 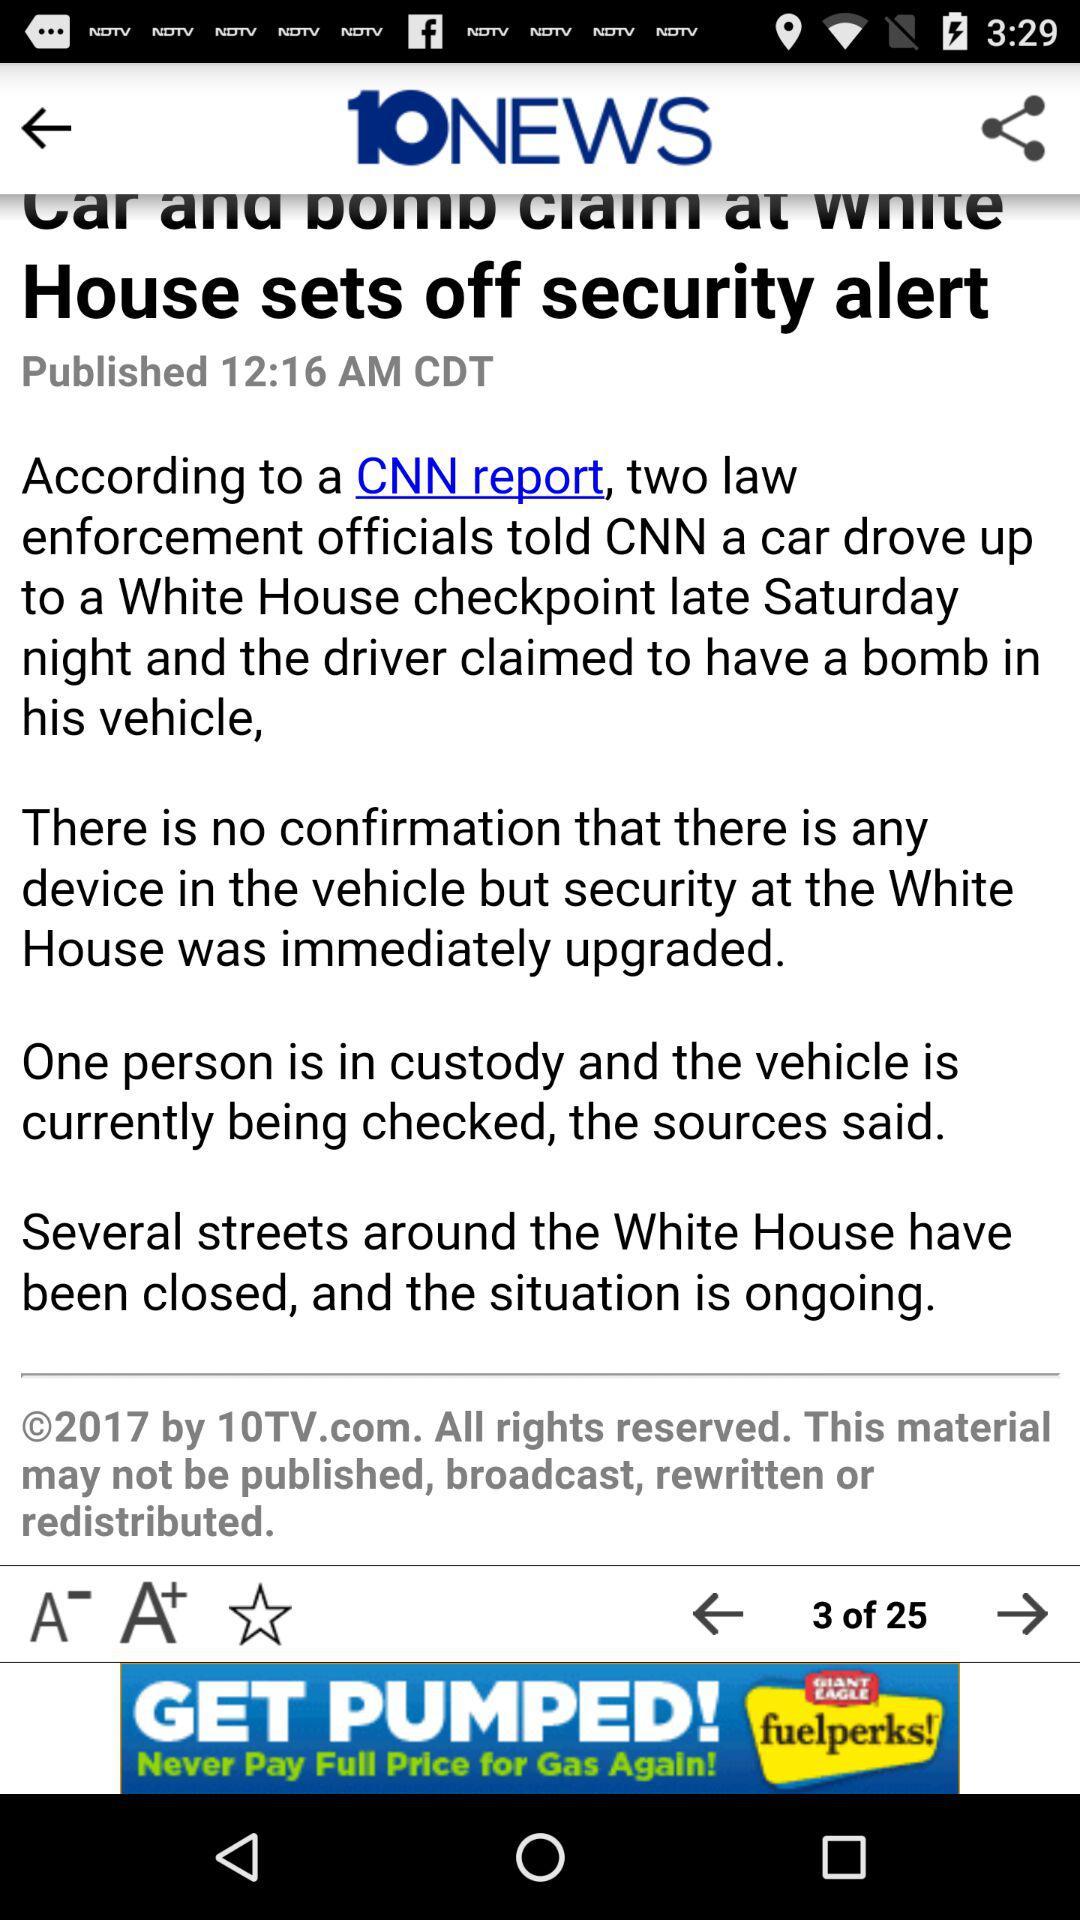 I want to click on the font icon, so click(x=151, y=1726).